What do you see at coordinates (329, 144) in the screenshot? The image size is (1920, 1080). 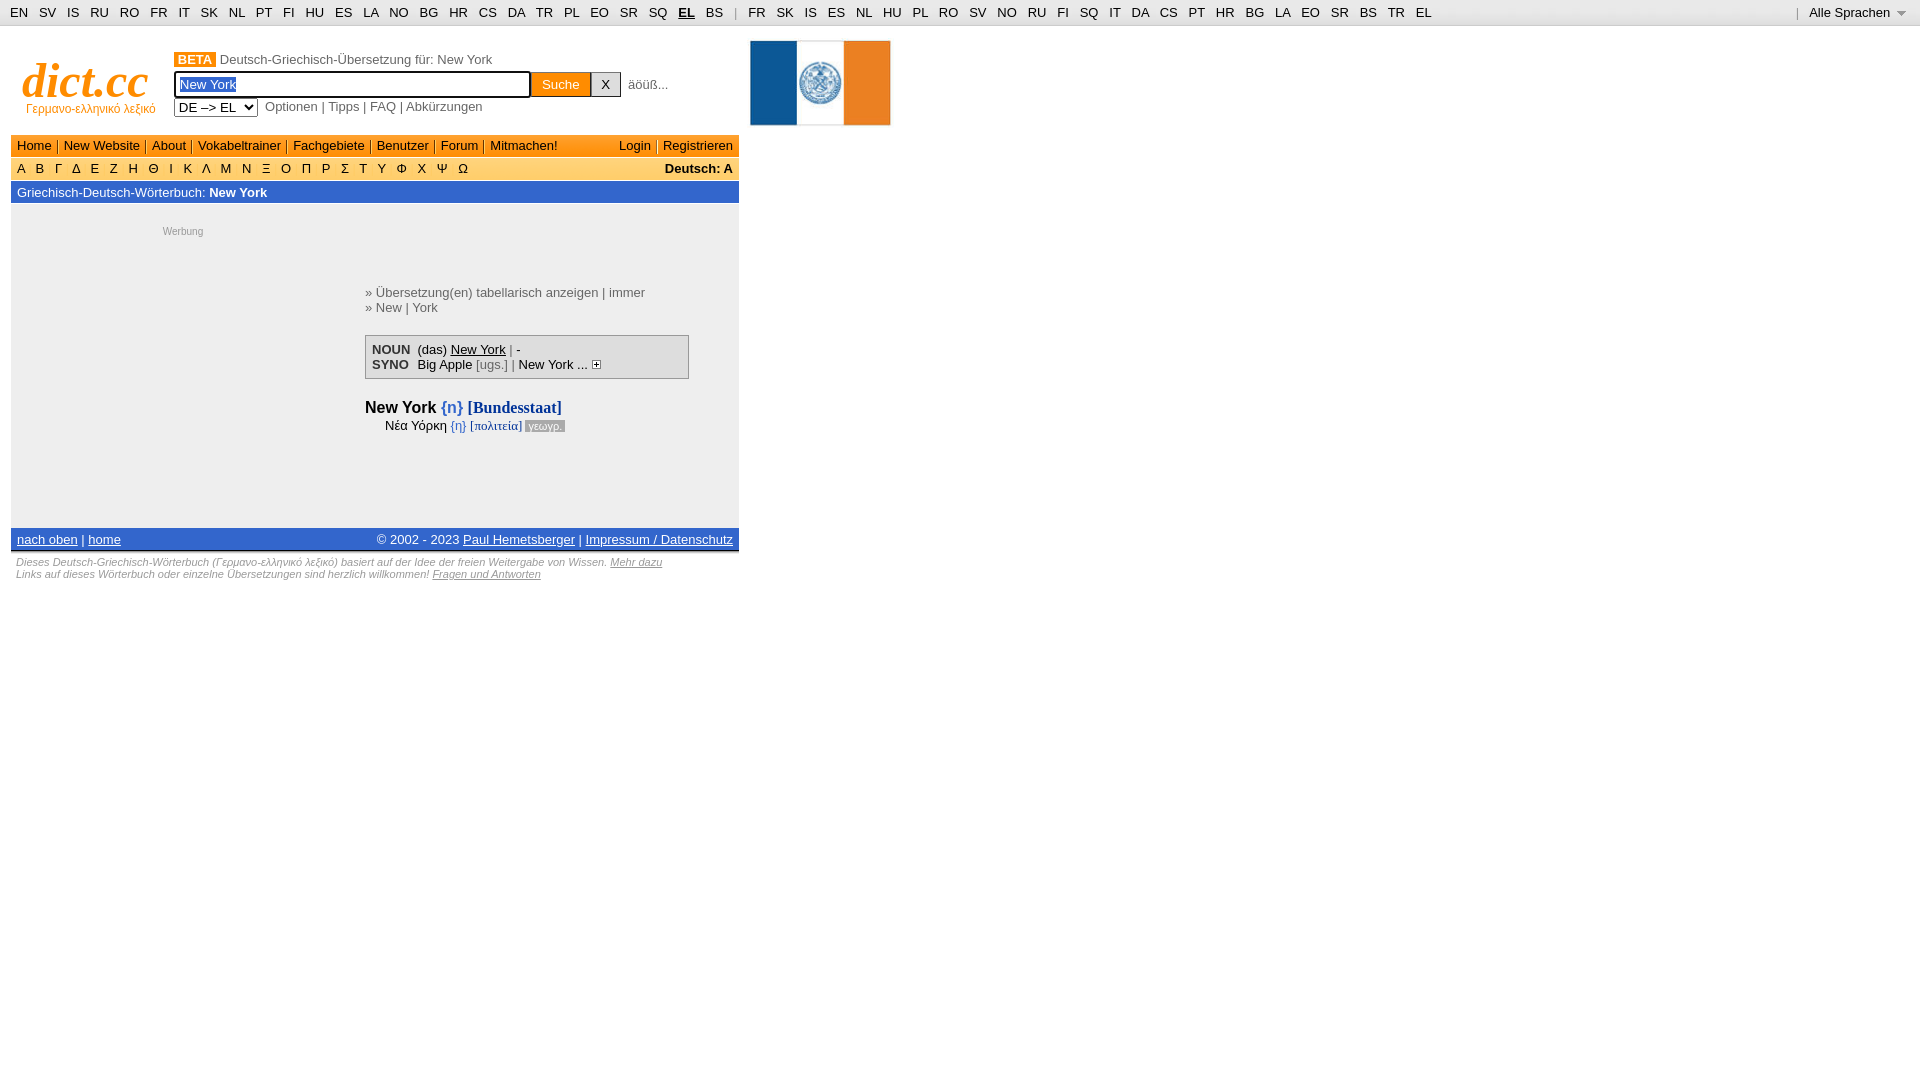 I see `'Fachgebiete'` at bounding box center [329, 144].